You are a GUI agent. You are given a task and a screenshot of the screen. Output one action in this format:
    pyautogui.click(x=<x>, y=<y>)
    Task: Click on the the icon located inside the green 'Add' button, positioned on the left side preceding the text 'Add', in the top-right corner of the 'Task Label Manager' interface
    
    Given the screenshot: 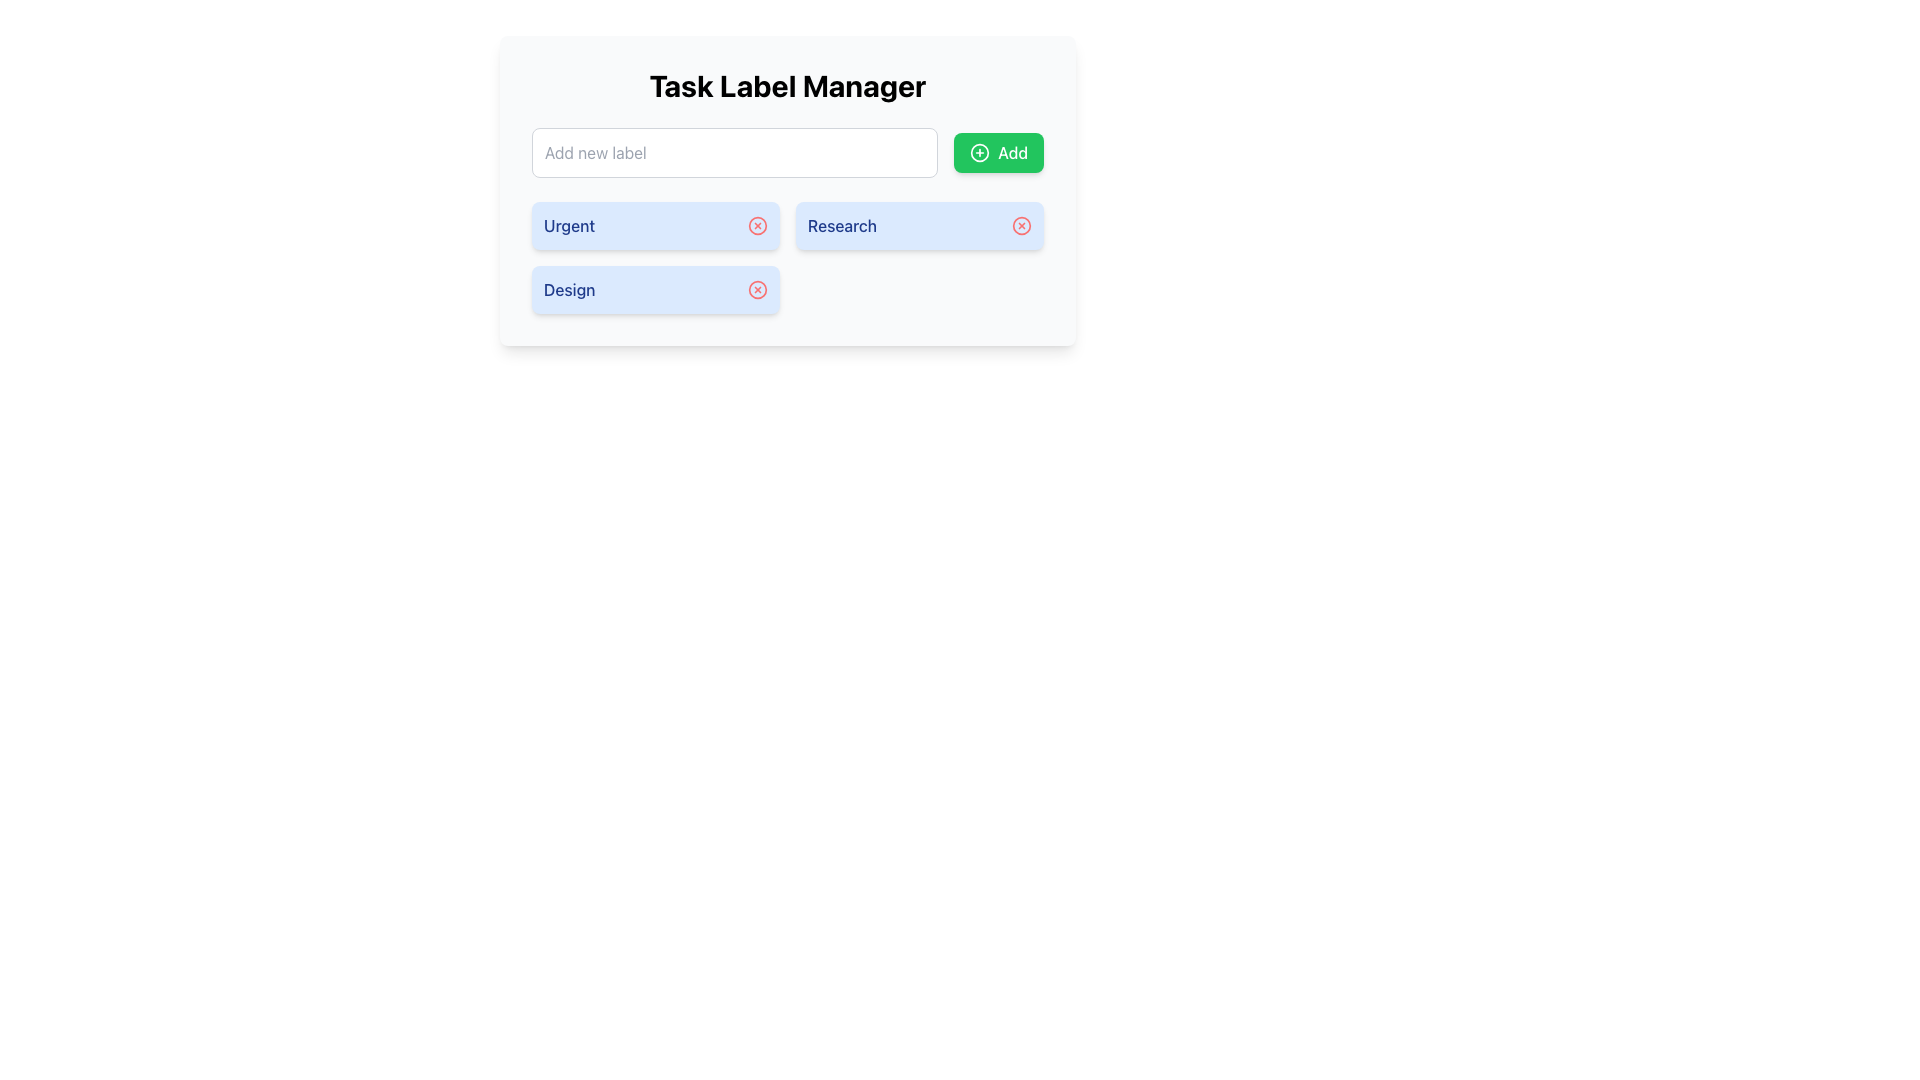 What is the action you would take?
    pyautogui.click(x=980, y=152)
    